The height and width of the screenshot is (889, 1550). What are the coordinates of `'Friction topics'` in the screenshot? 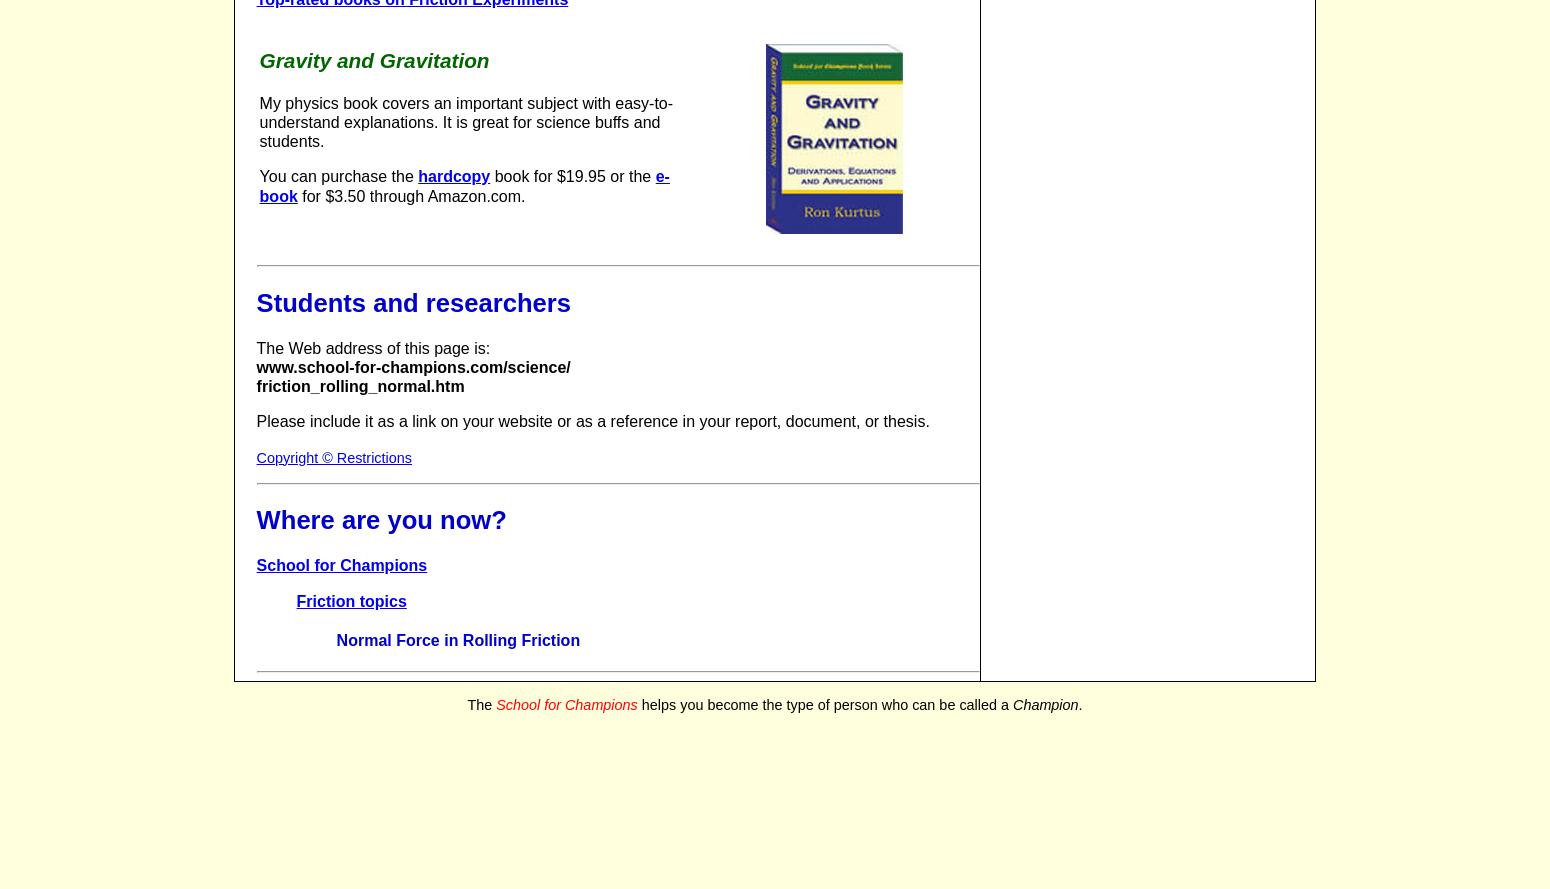 It's located at (350, 599).